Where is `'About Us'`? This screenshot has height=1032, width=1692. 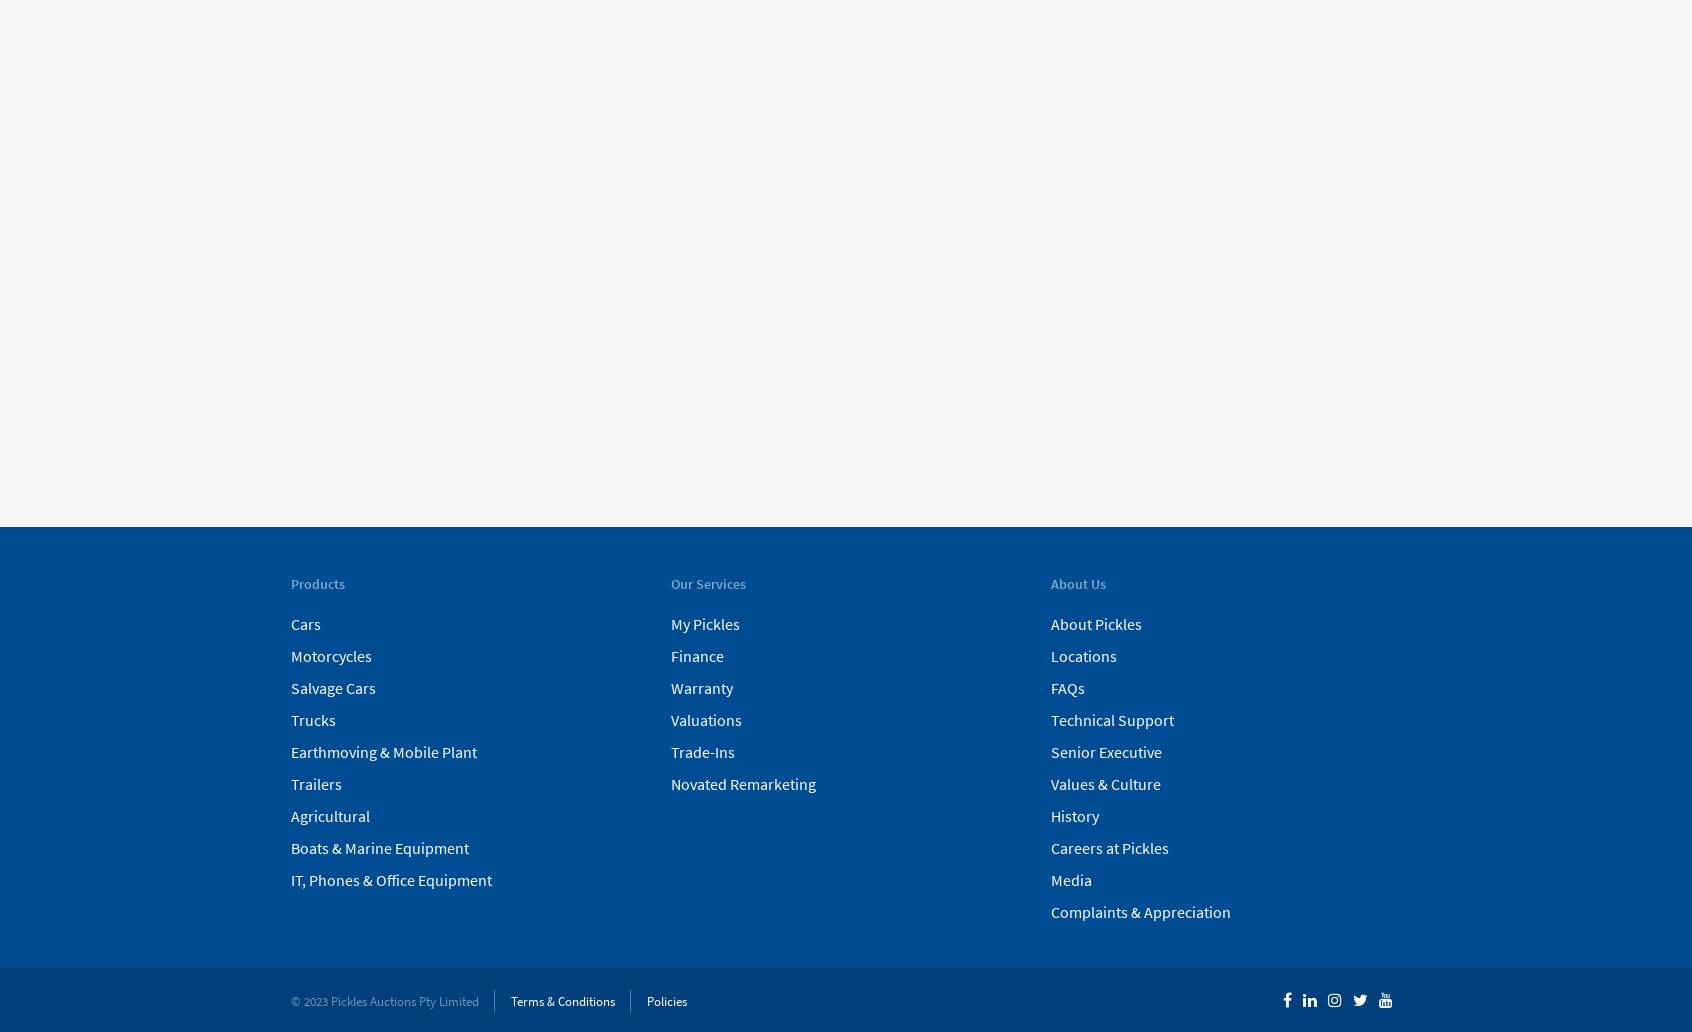
'About Us' is located at coordinates (1077, 584).